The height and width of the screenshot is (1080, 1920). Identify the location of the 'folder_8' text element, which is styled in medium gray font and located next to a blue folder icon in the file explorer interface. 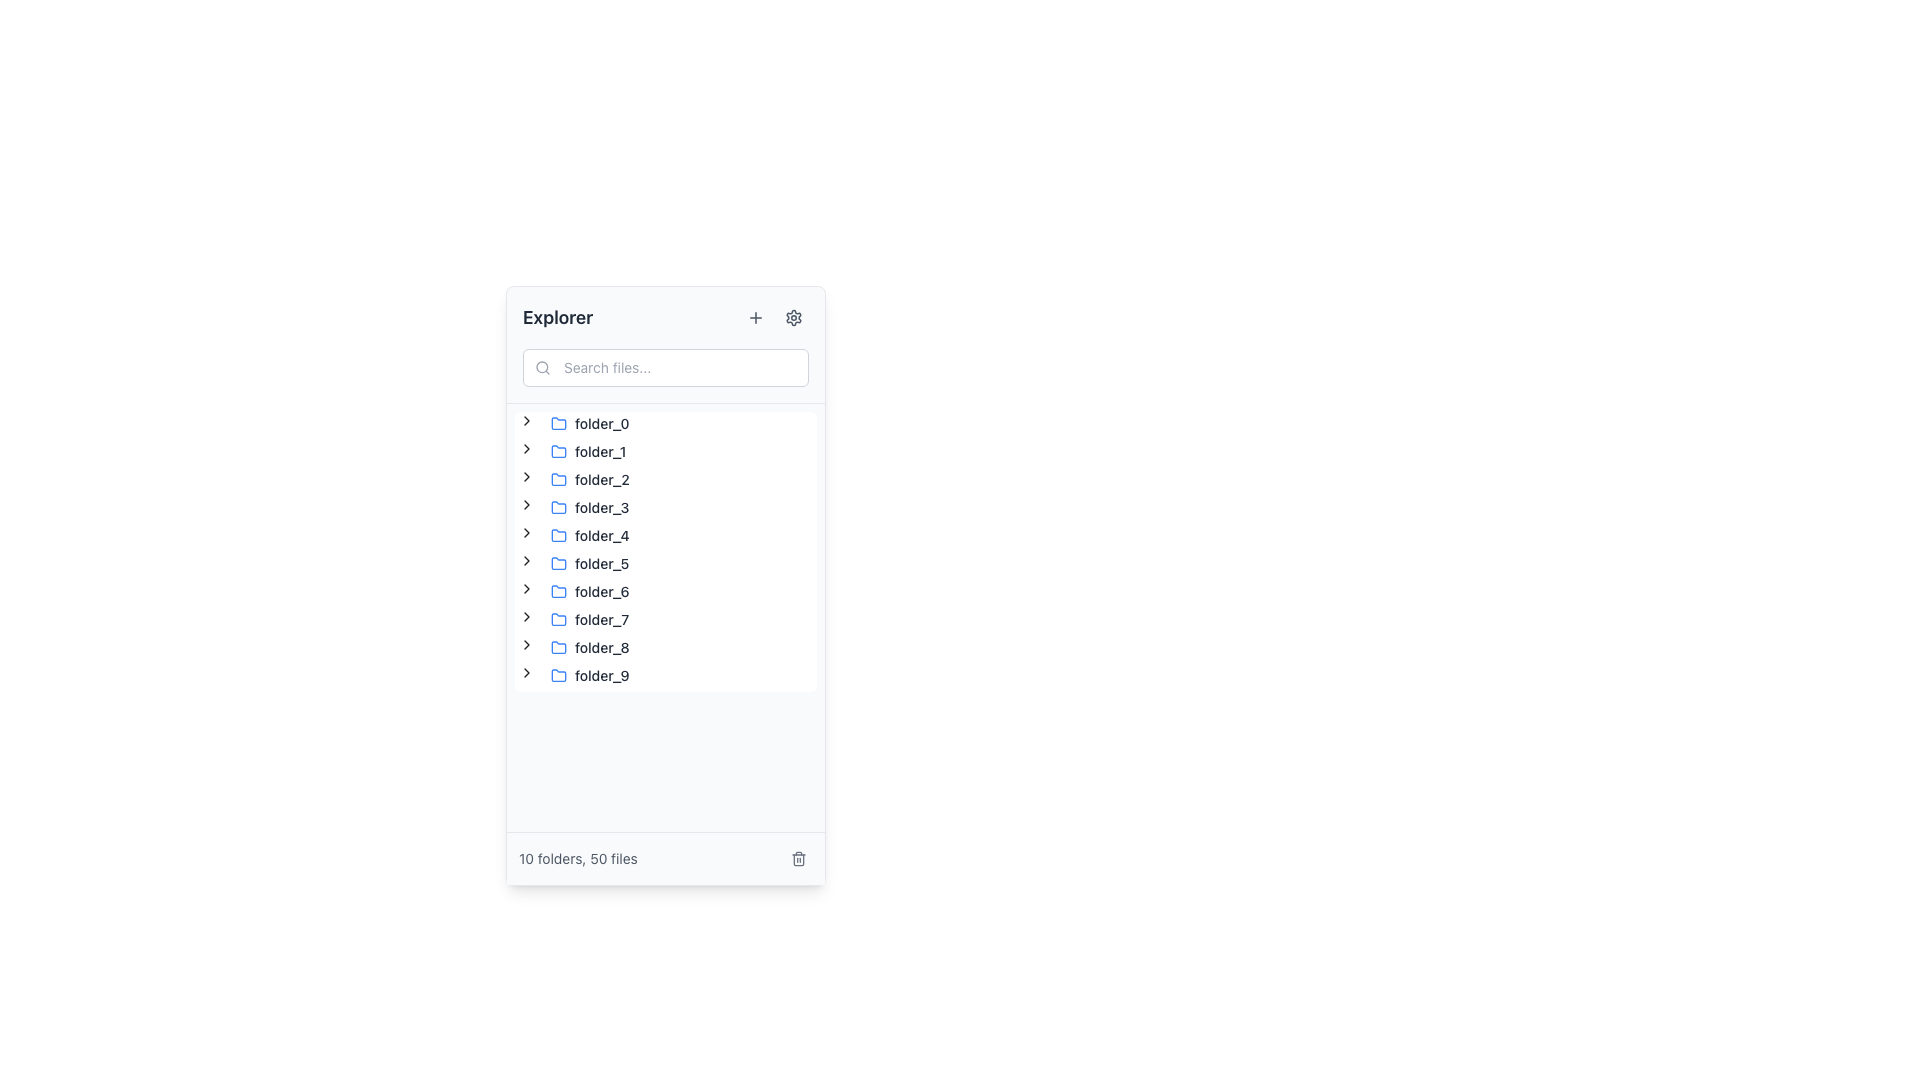
(601, 648).